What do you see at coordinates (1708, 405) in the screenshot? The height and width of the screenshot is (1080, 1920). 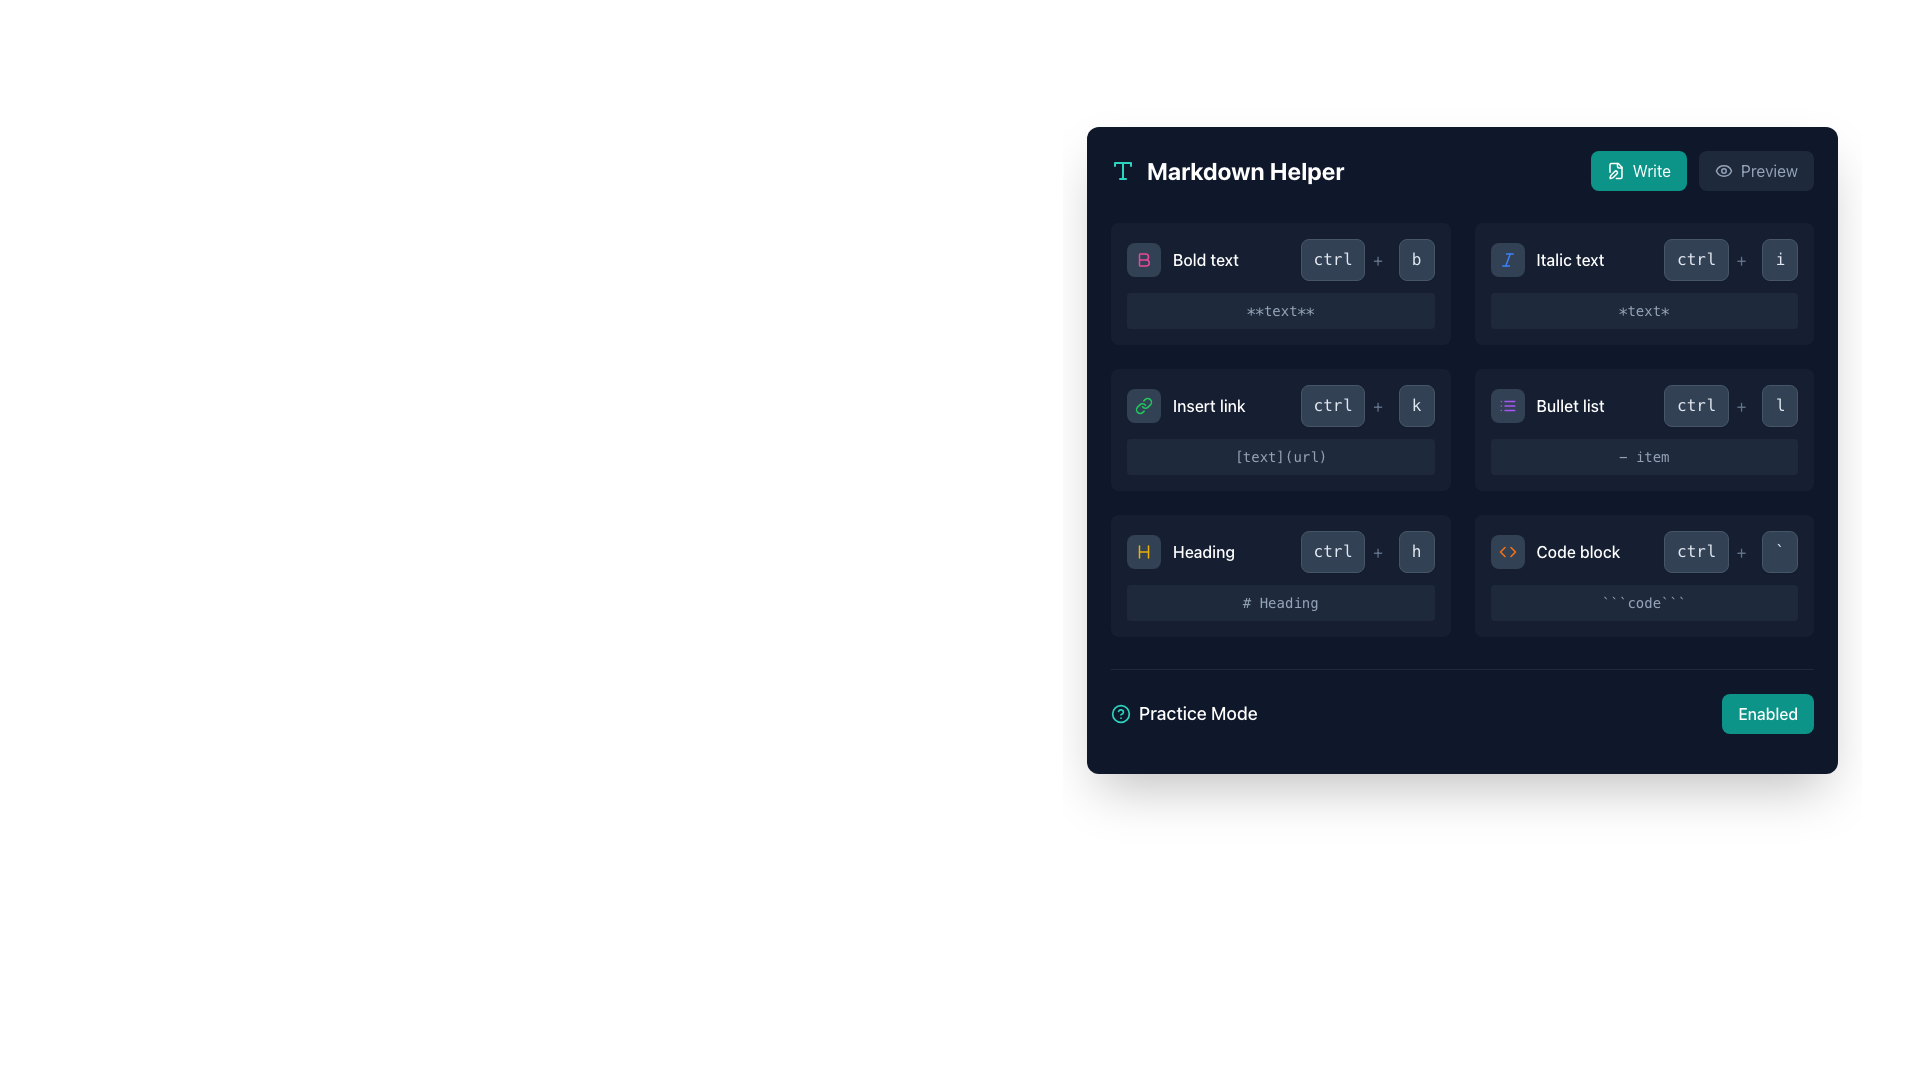 I see `the 'ctrl+' shortcut combination, which is styled with a button-like appearance for 'ctrl' and a lighter '+' adjacent to it` at bounding box center [1708, 405].